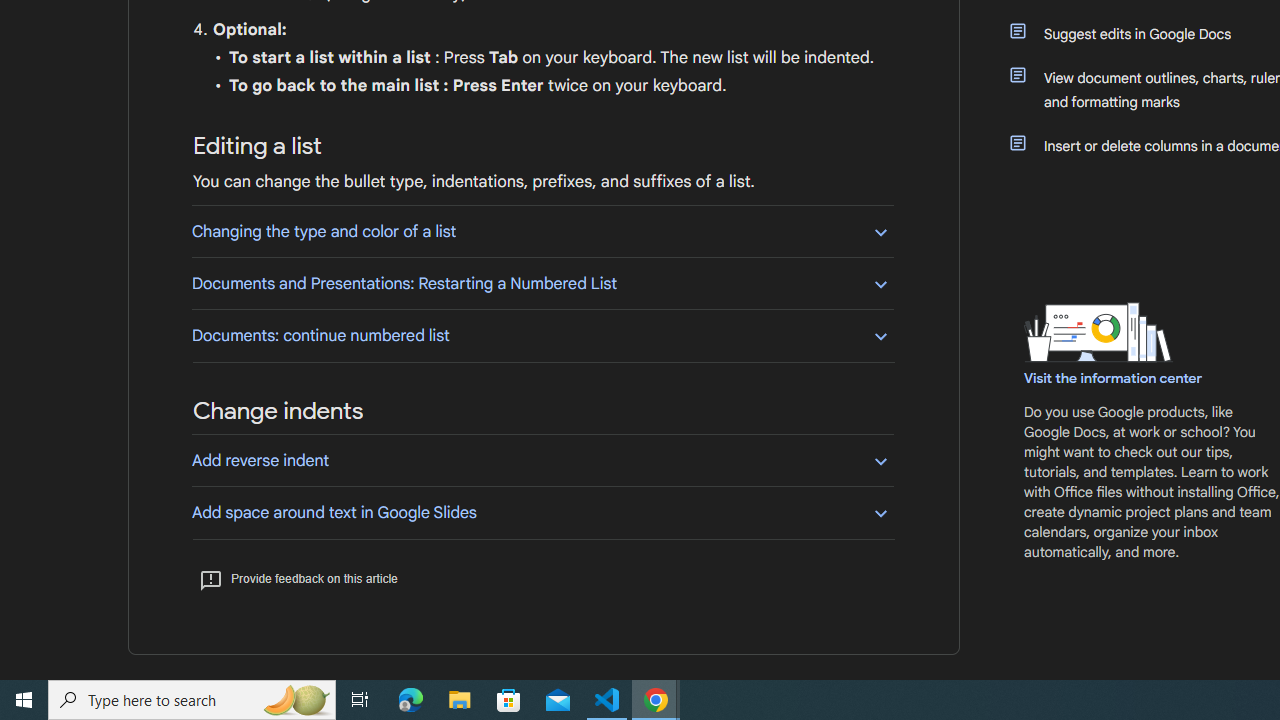 The width and height of the screenshot is (1280, 720). I want to click on 'Visit the information center', so click(1112, 378).